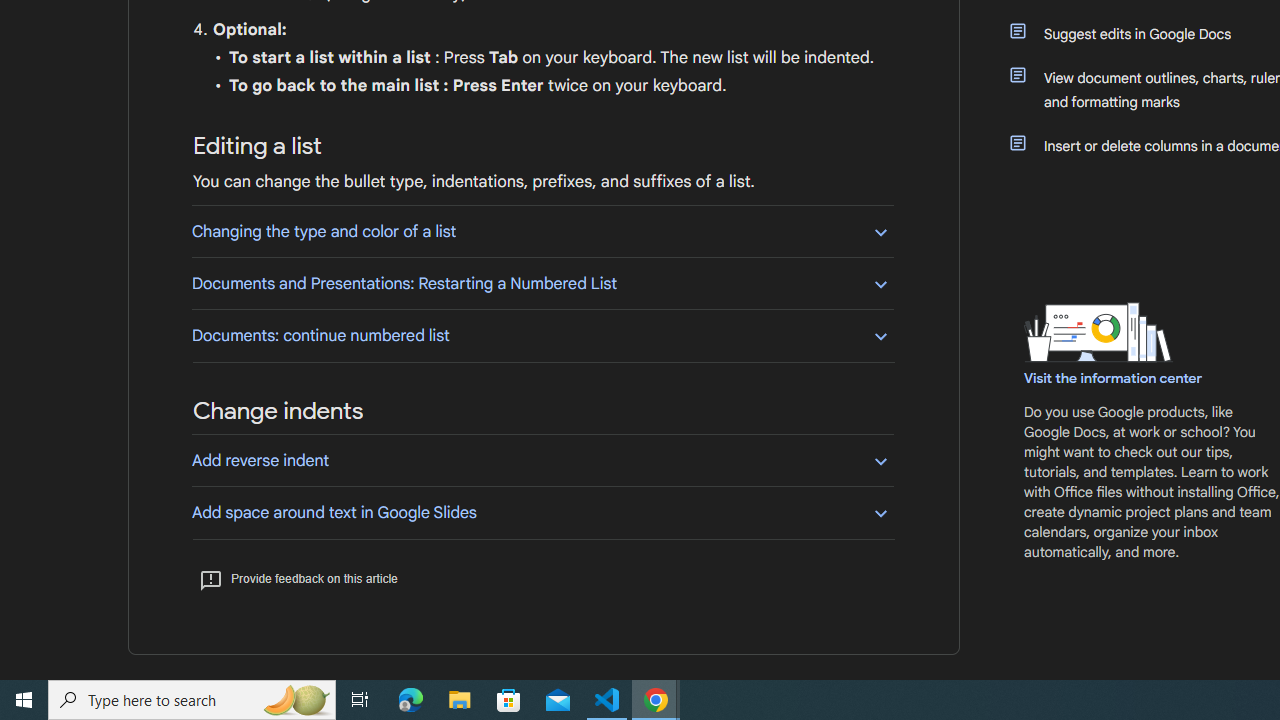 The width and height of the screenshot is (1280, 720). I want to click on 'Visit the information center', so click(1112, 378).